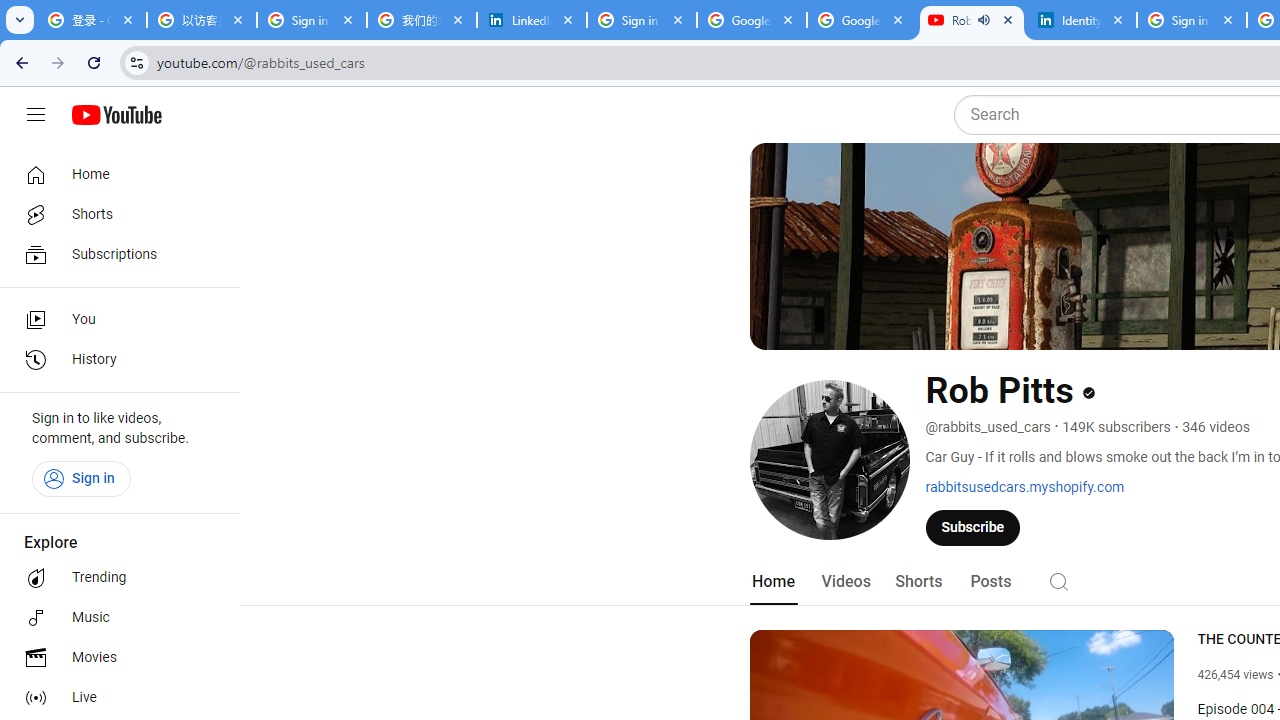 The height and width of the screenshot is (720, 1280). I want to click on 'YouTube Home', so click(115, 115).